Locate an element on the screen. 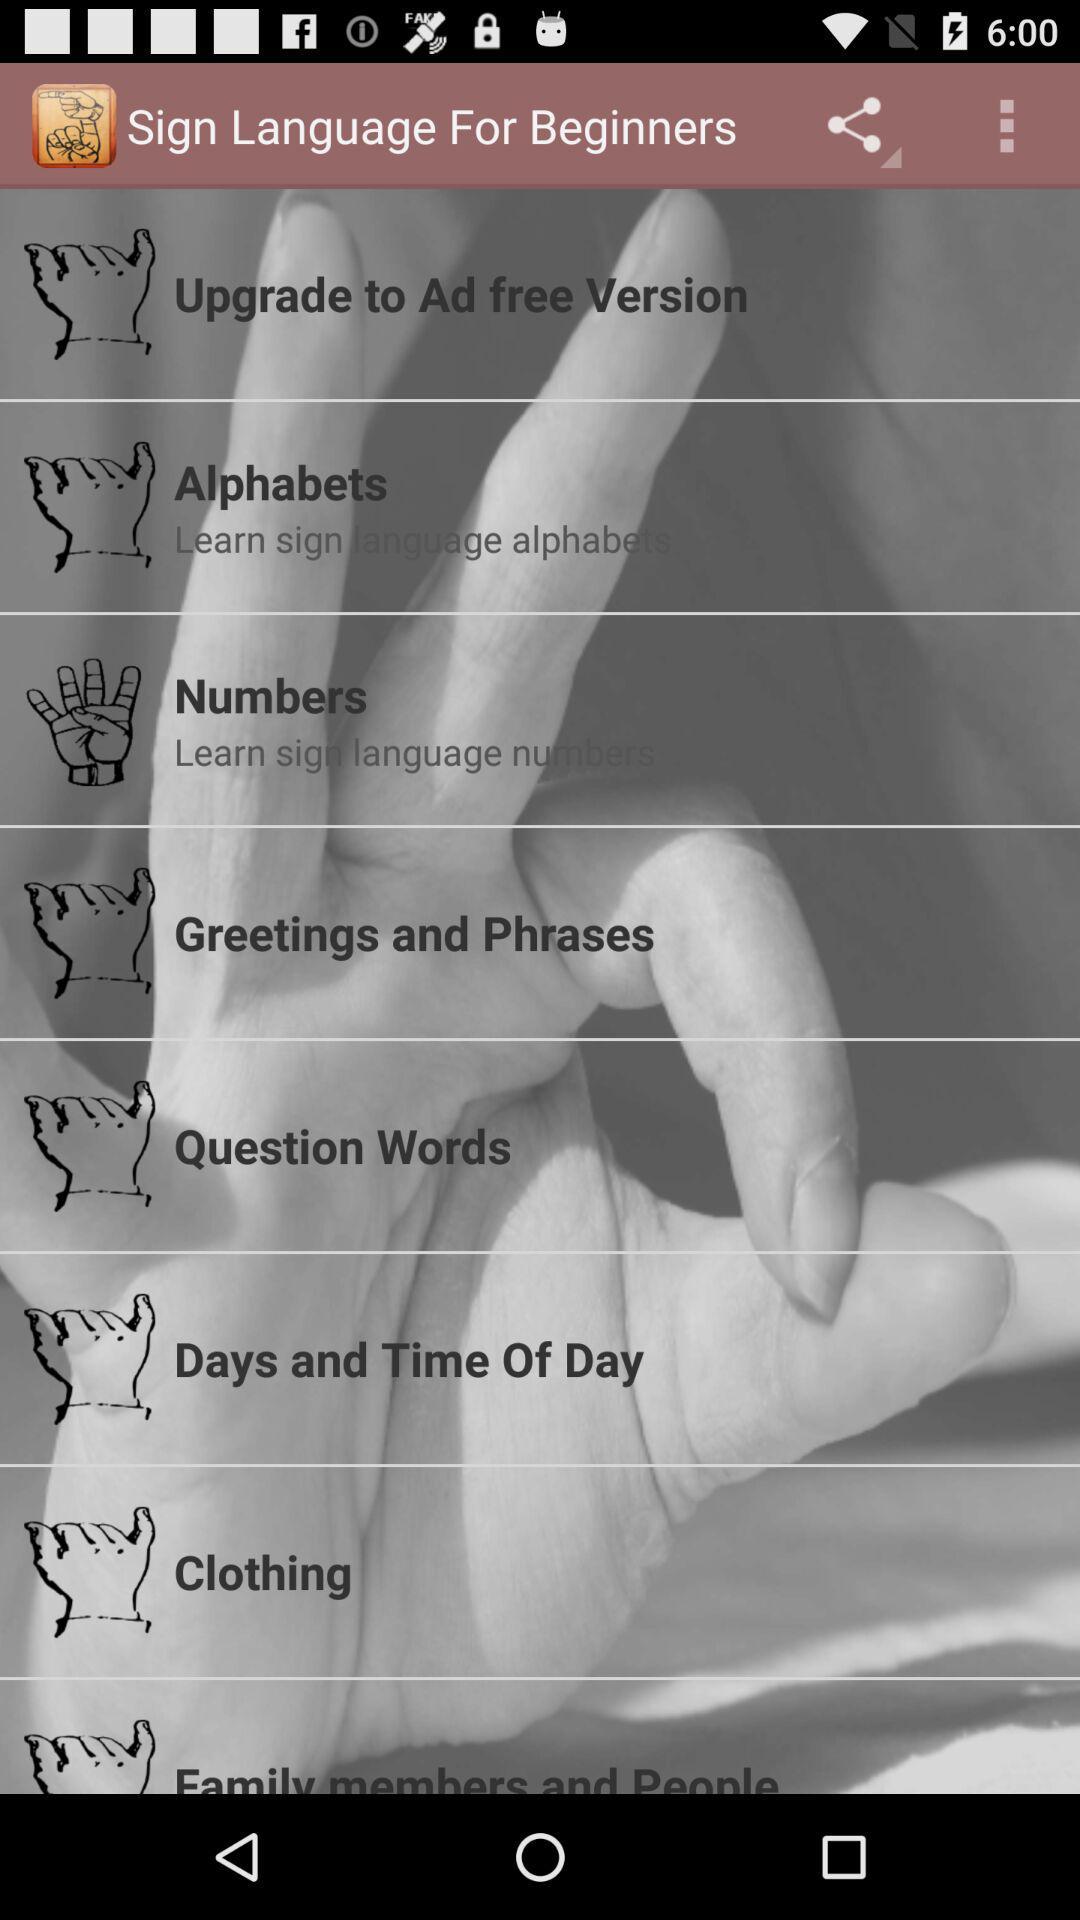 The width and height of the screenshot is (1080, 1920). greetings and phrases app is located at coordinates (613, 931).